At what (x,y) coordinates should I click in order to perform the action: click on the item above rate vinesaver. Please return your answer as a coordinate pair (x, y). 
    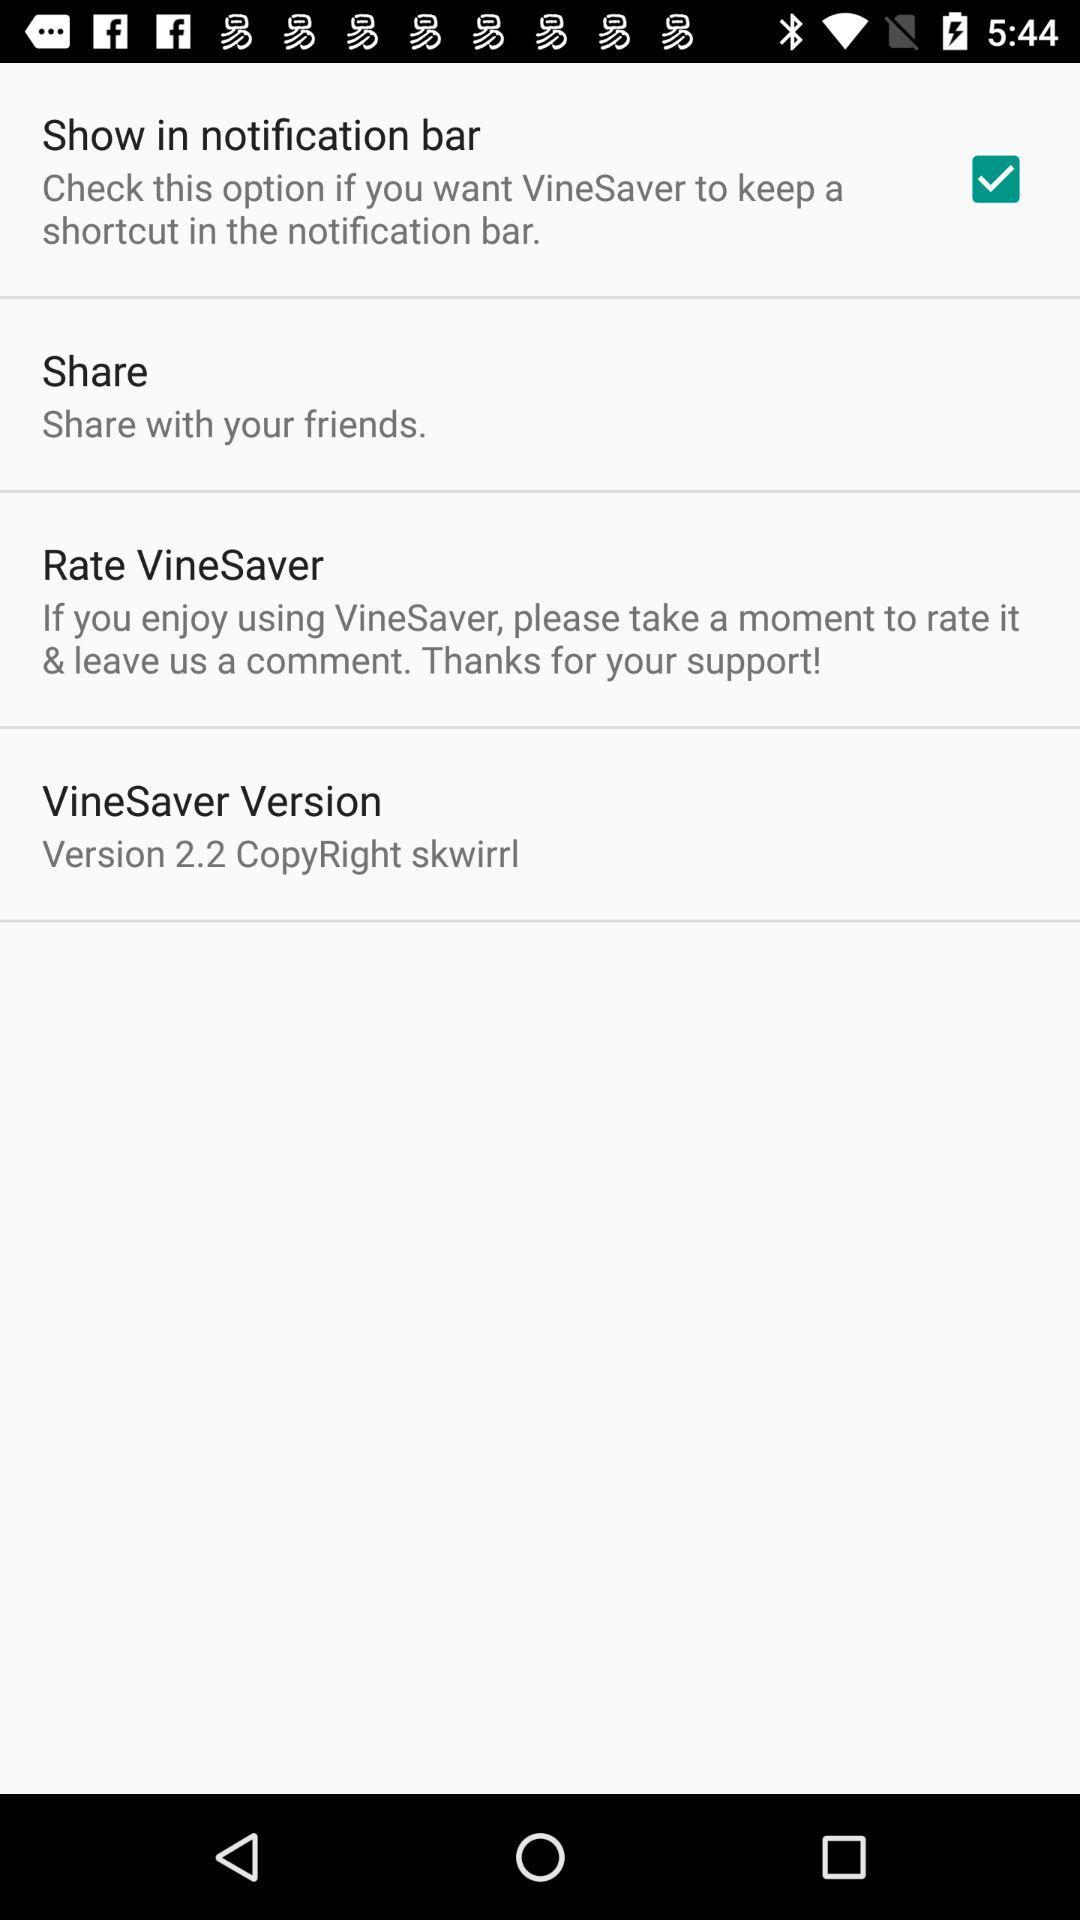
    Looking at the image, I should click on (233, 421).